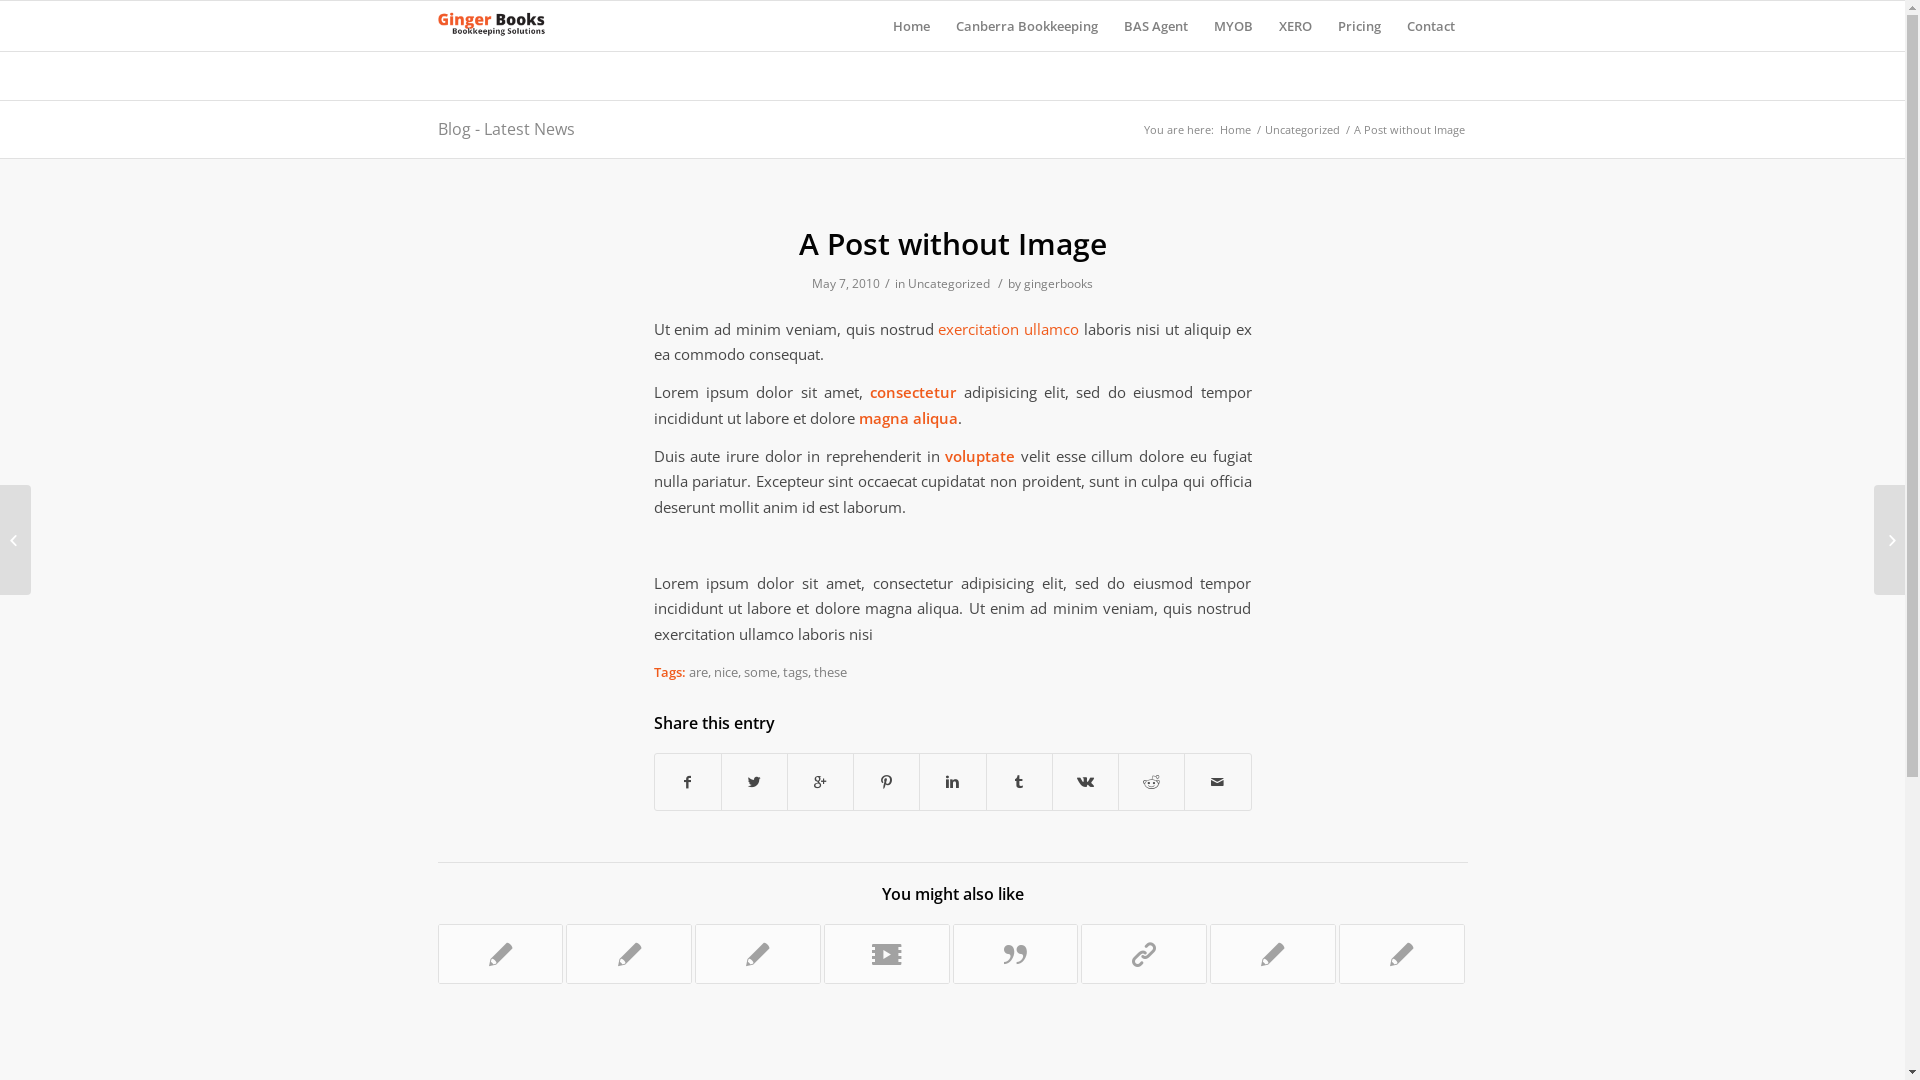 This screenshot has height=1080, width=1920. What do you see at coordinates (1265, 26) in the screenshot?
I see `'XERO'` at bounding box center [1265, 26].